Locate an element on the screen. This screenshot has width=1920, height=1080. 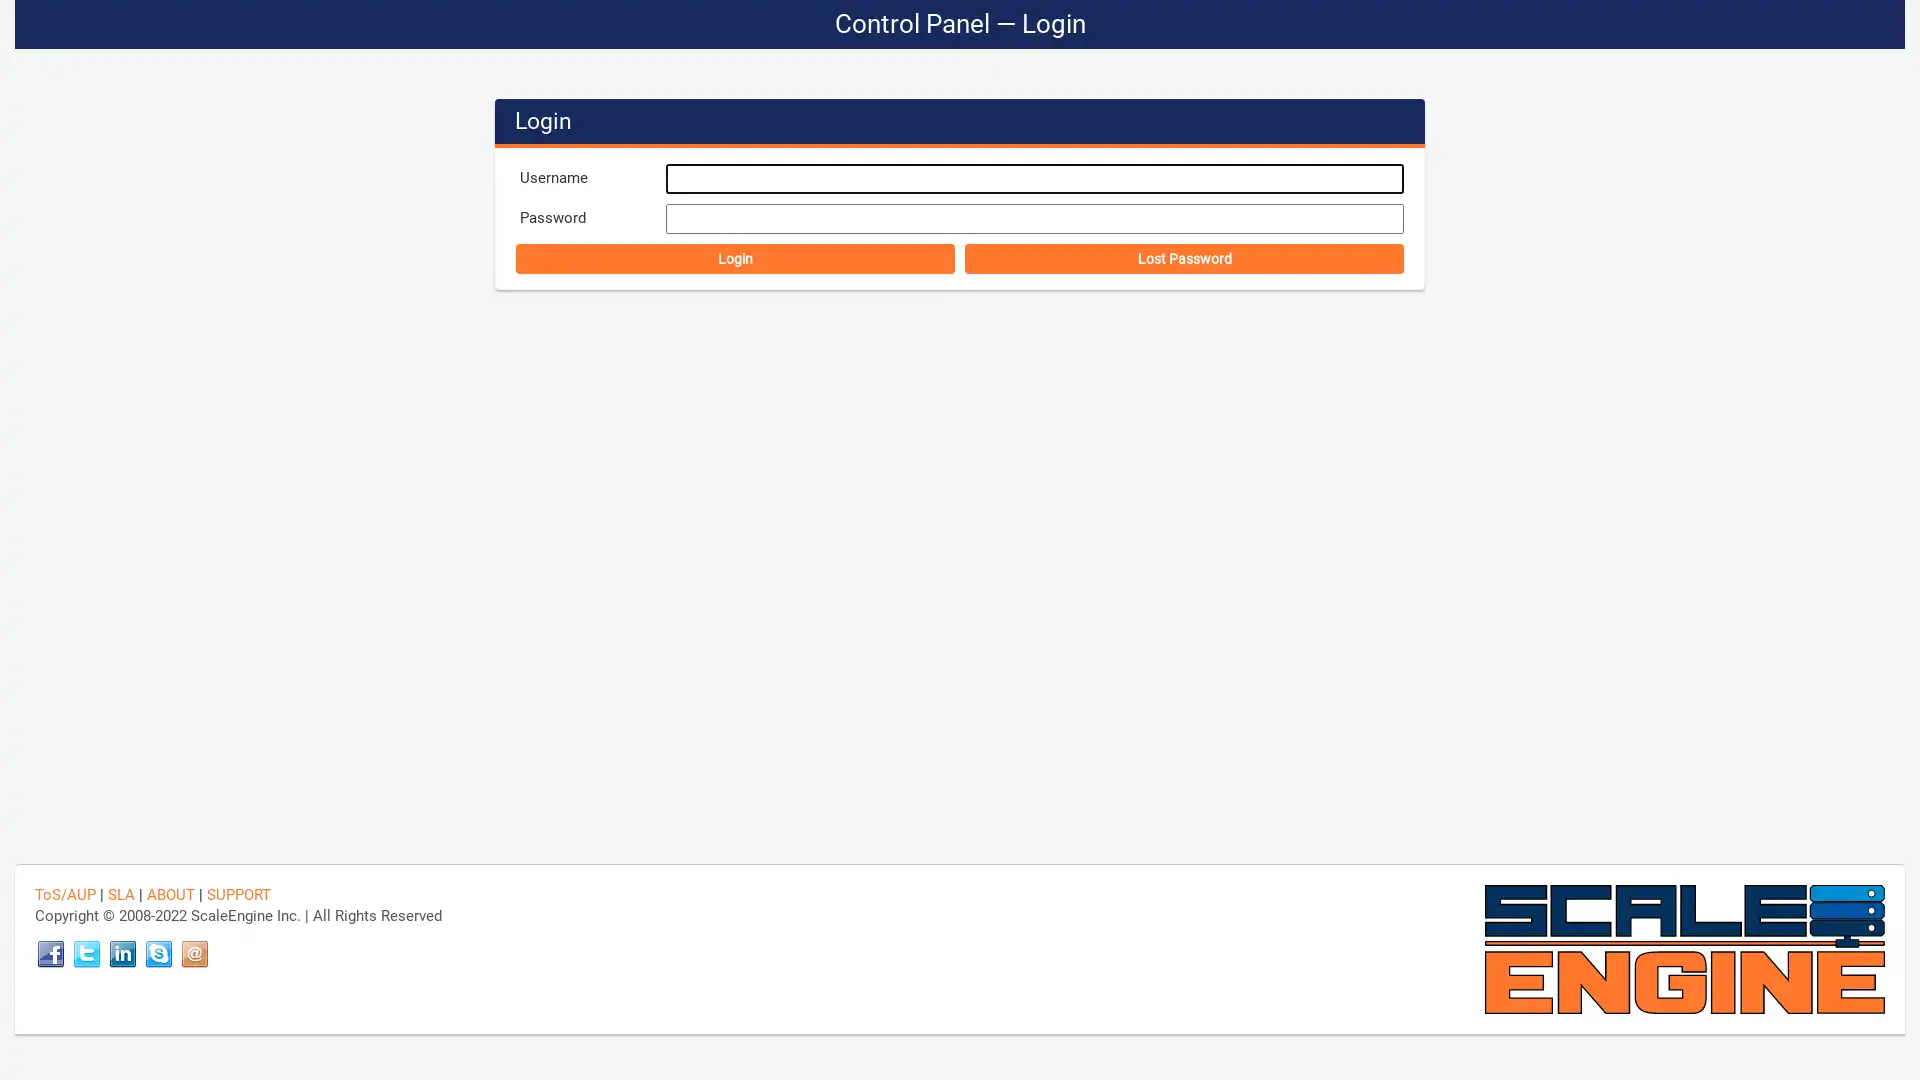
Lost Password is located at coordinates (1184, 257).